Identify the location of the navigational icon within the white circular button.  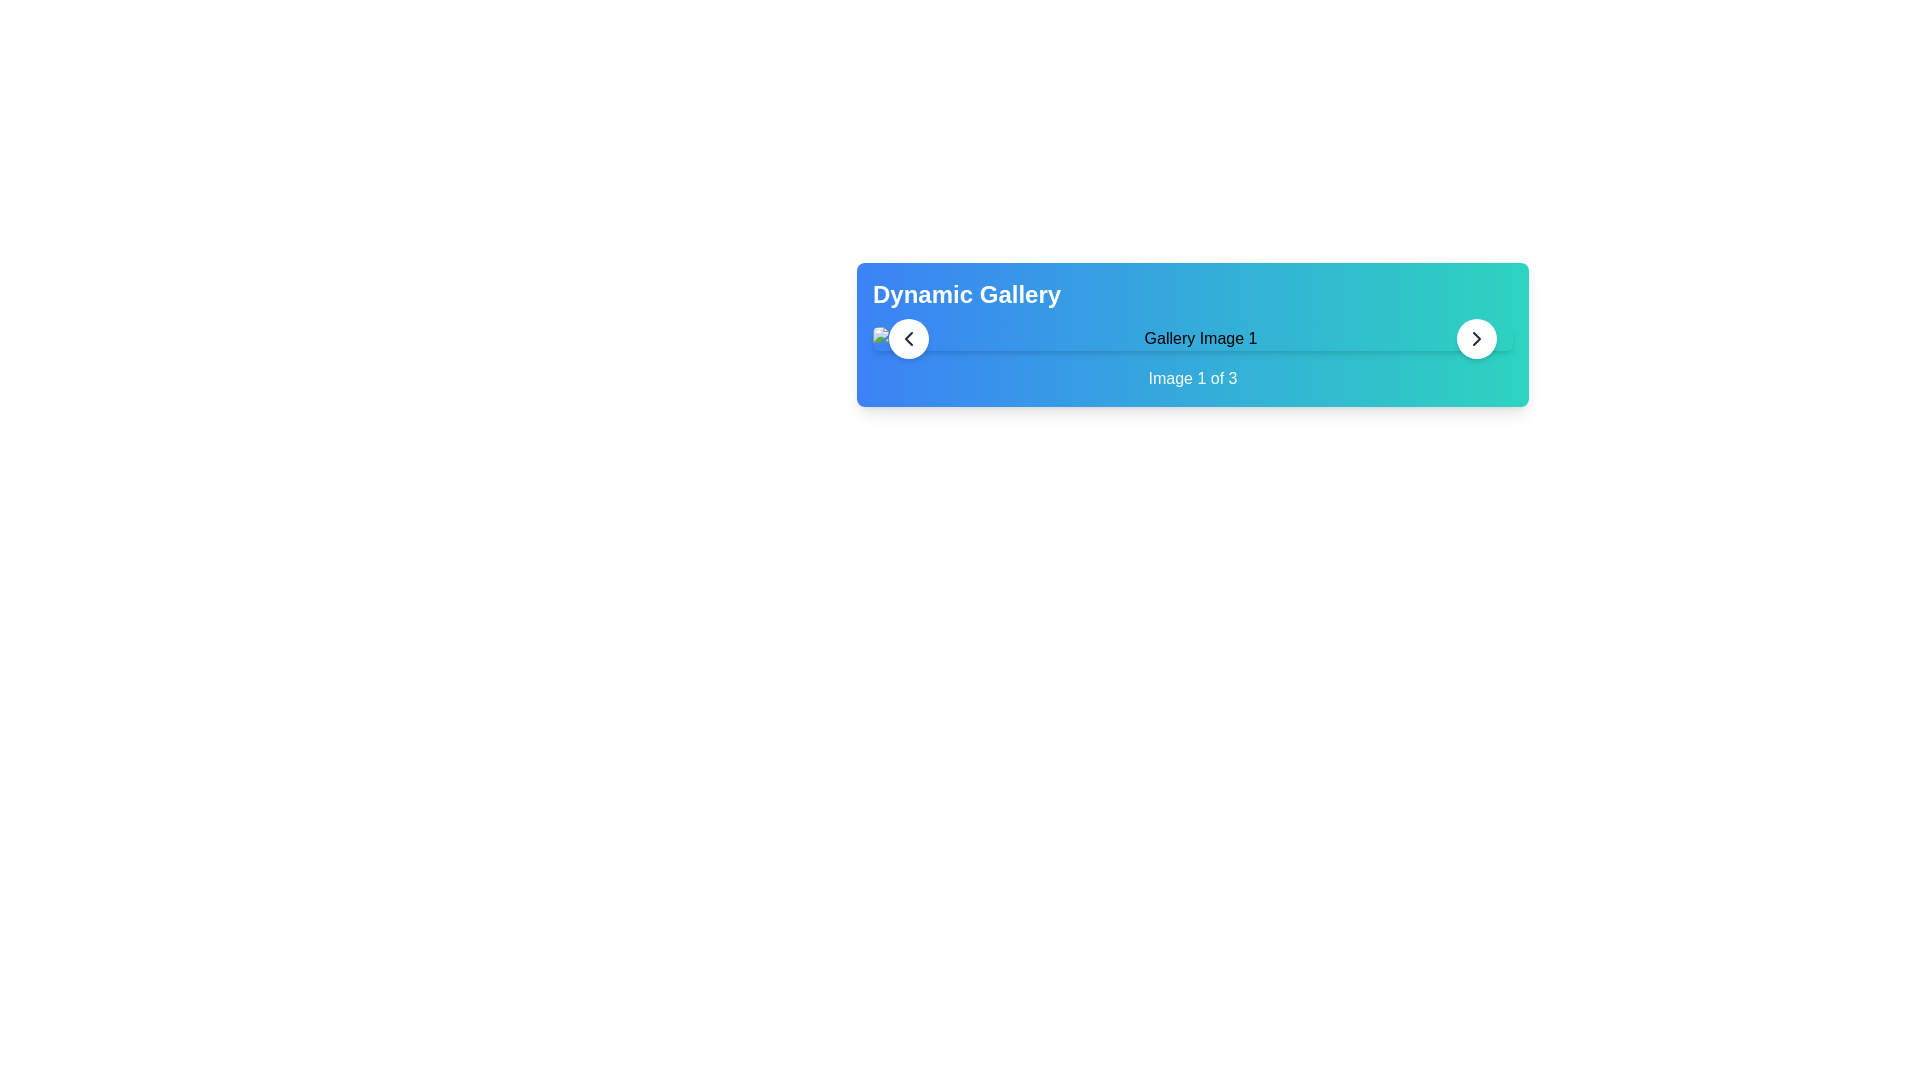
(907, 338).